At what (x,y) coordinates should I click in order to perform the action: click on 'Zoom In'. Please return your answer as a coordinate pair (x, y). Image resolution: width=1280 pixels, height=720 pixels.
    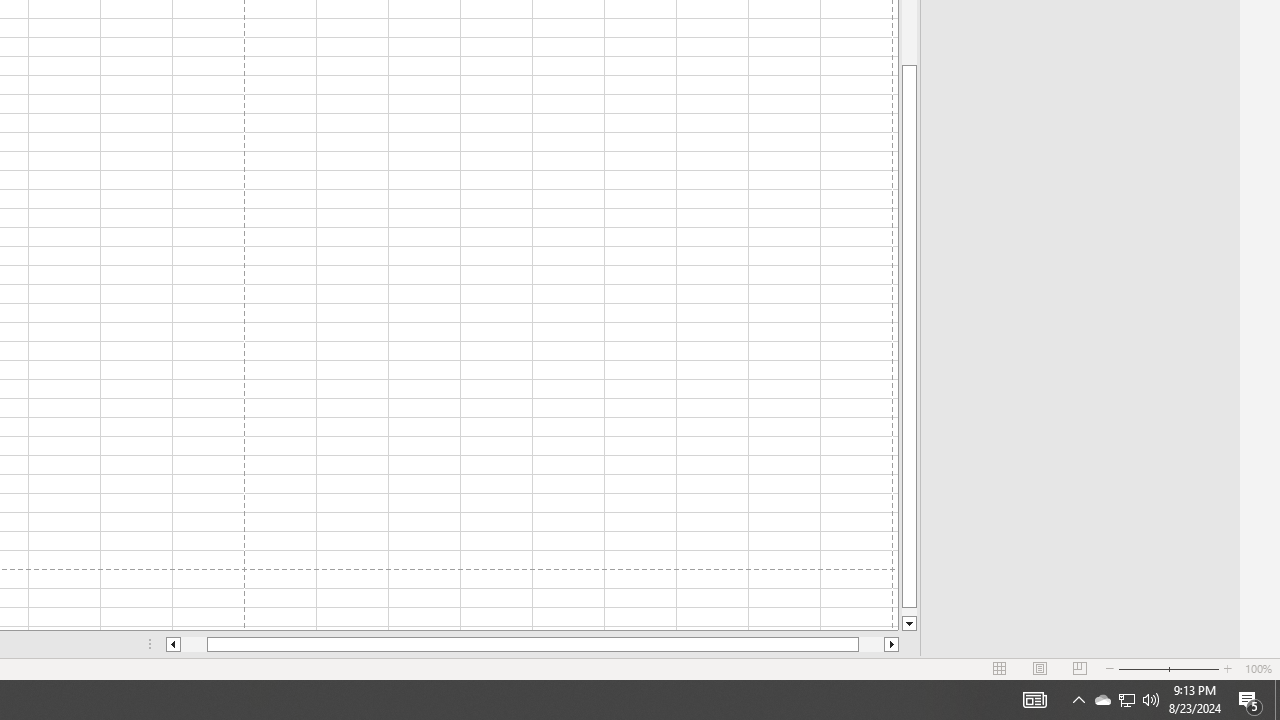
    Looking at the image, I should click on (1226, 669).